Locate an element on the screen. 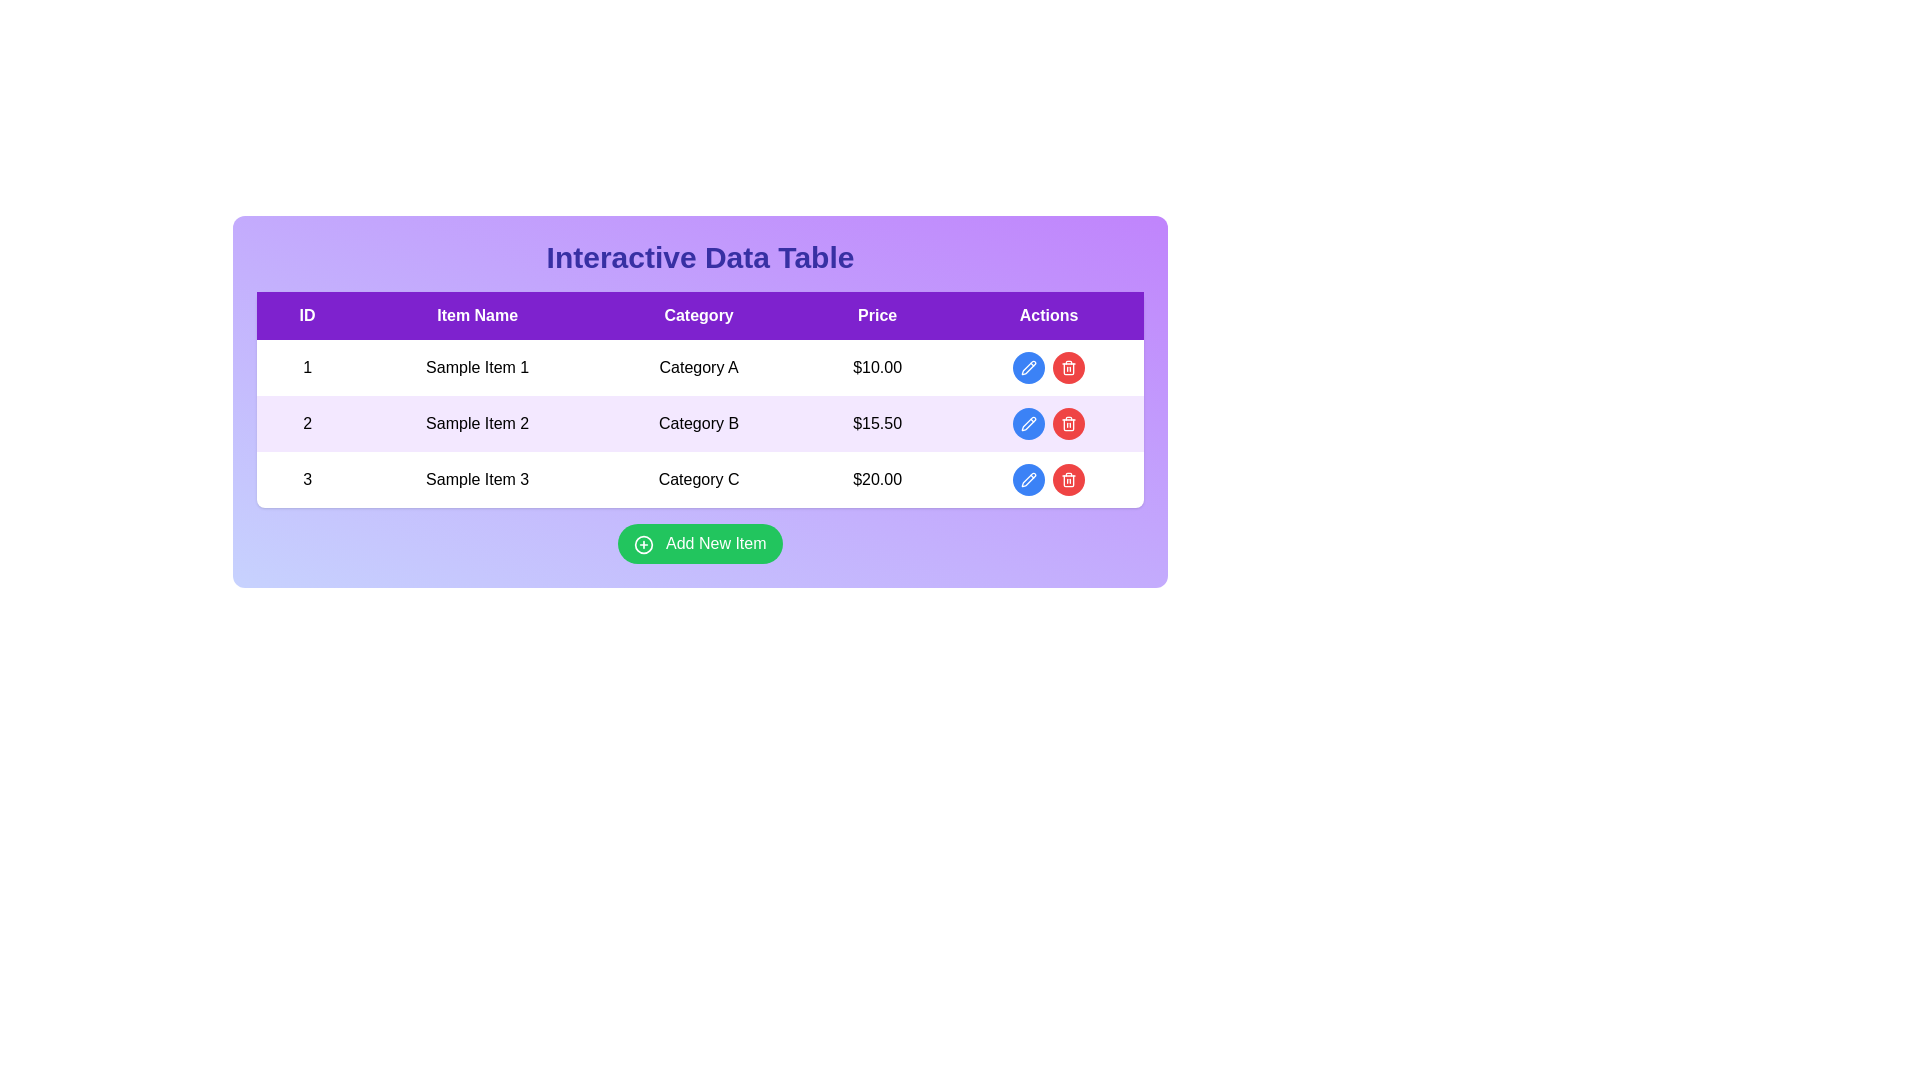 This screenshot has width=1920, height=1080. the table cell containing the text '1' in the first column of the first row under the 'ID' column header is located at coordinates (306, 367).